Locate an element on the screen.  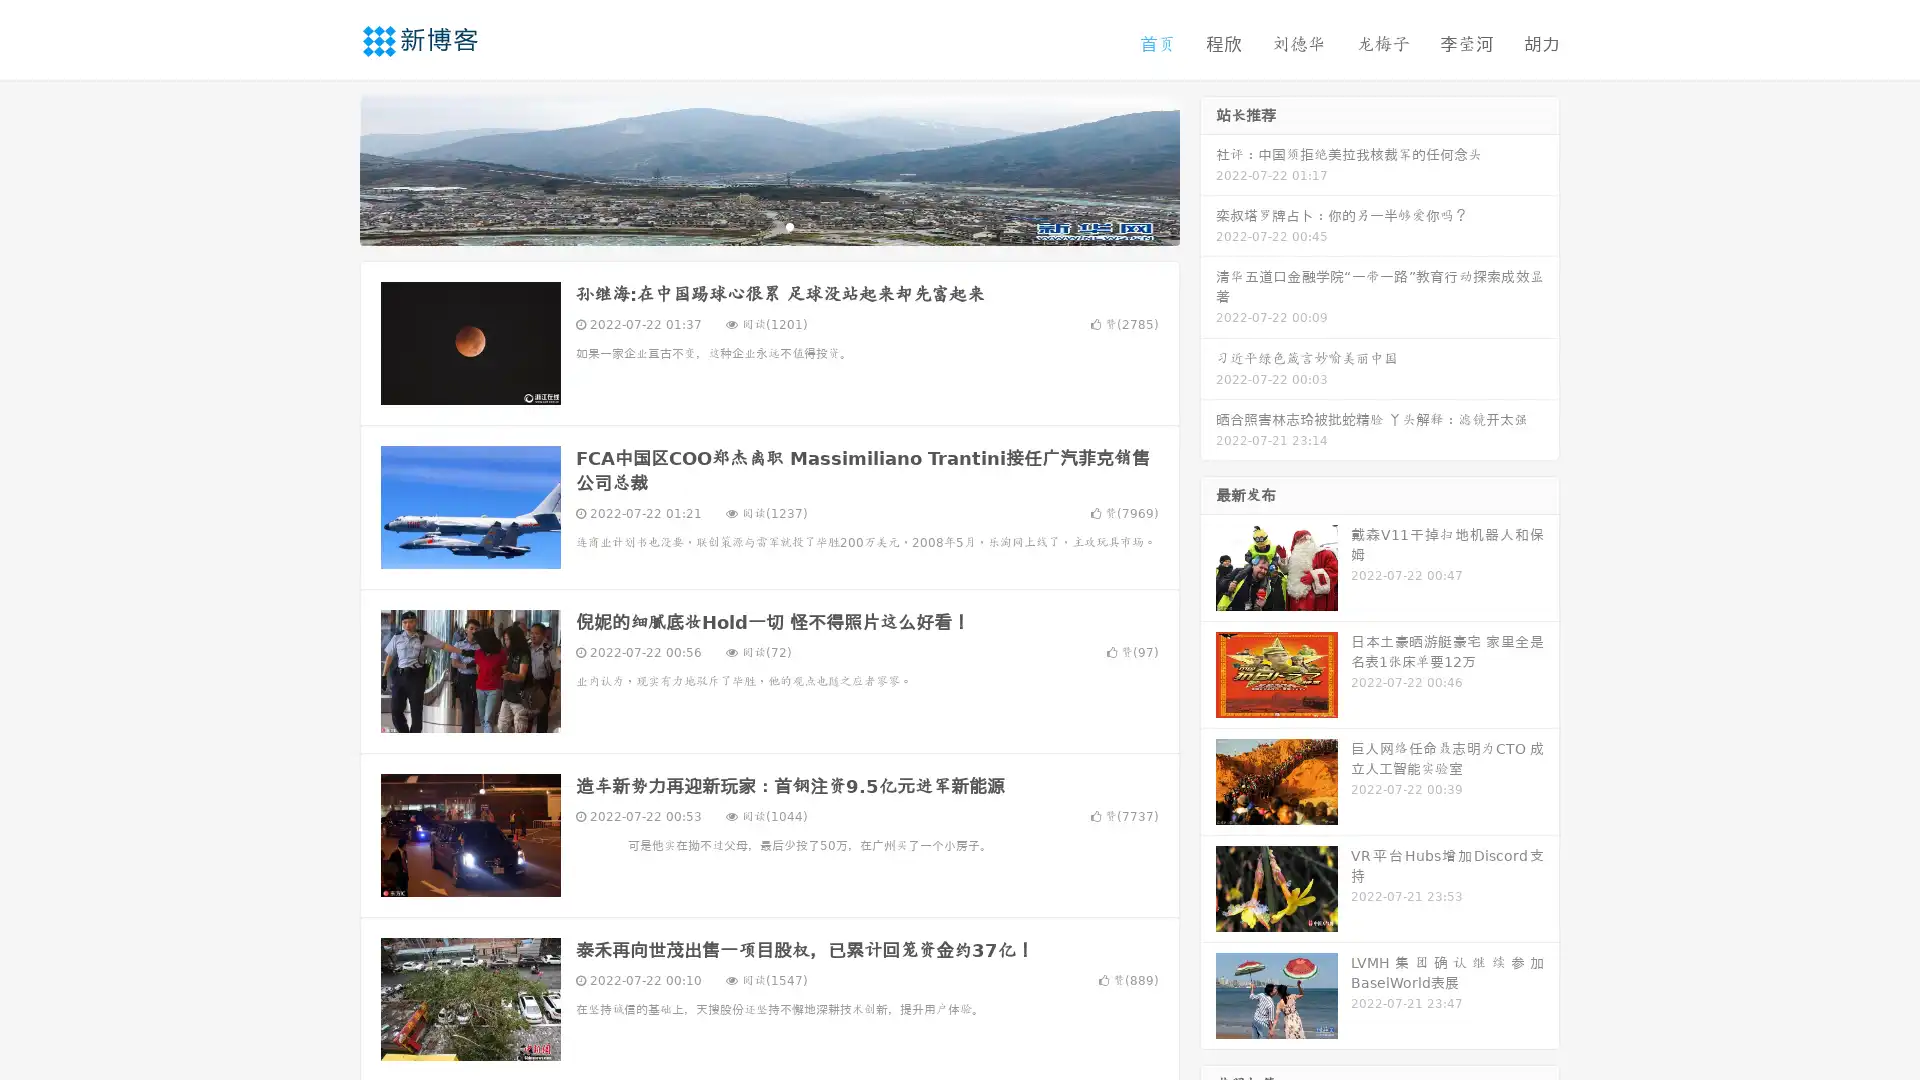
Go to slide 1 is located at coordinates (748, 225).